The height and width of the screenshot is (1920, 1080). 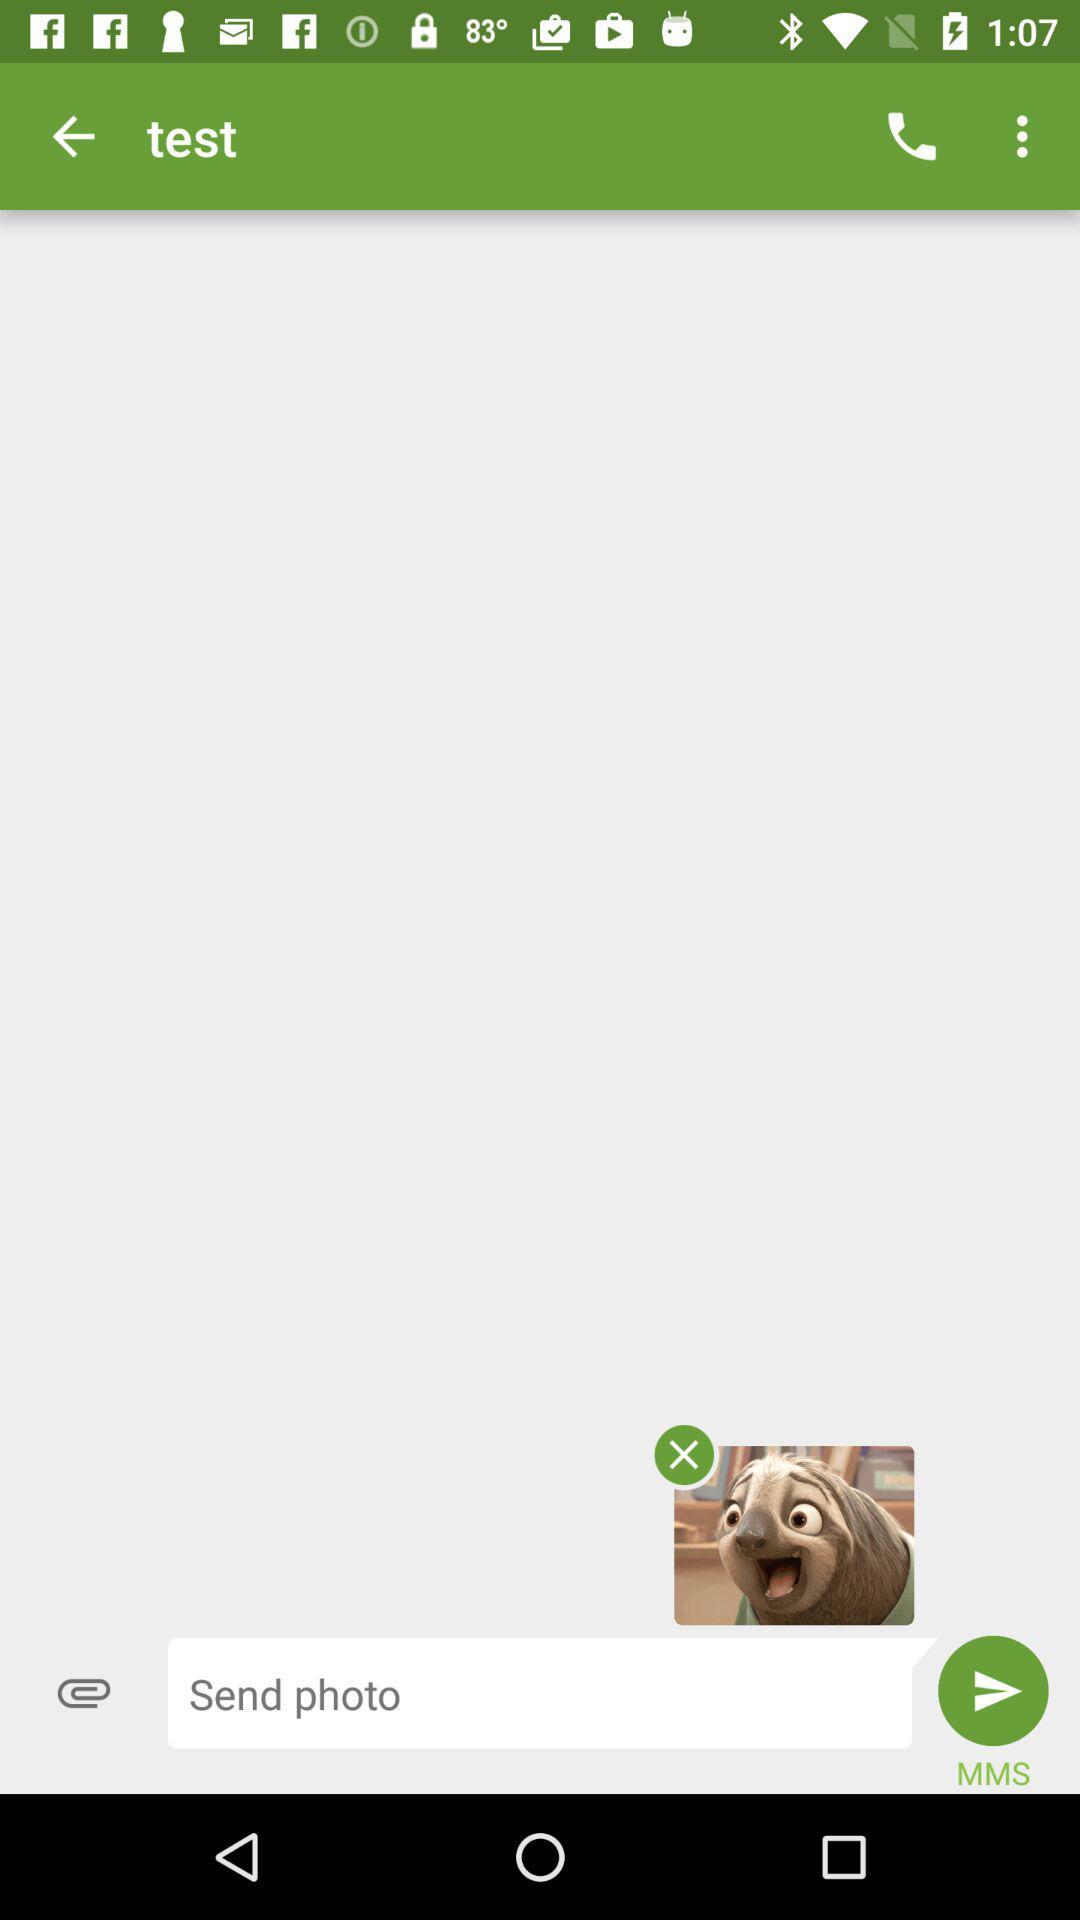 What do you see at coordinates (993, 1689) in the screenshot?
I see `item above mms icon` at bounding box center [993, 1689].